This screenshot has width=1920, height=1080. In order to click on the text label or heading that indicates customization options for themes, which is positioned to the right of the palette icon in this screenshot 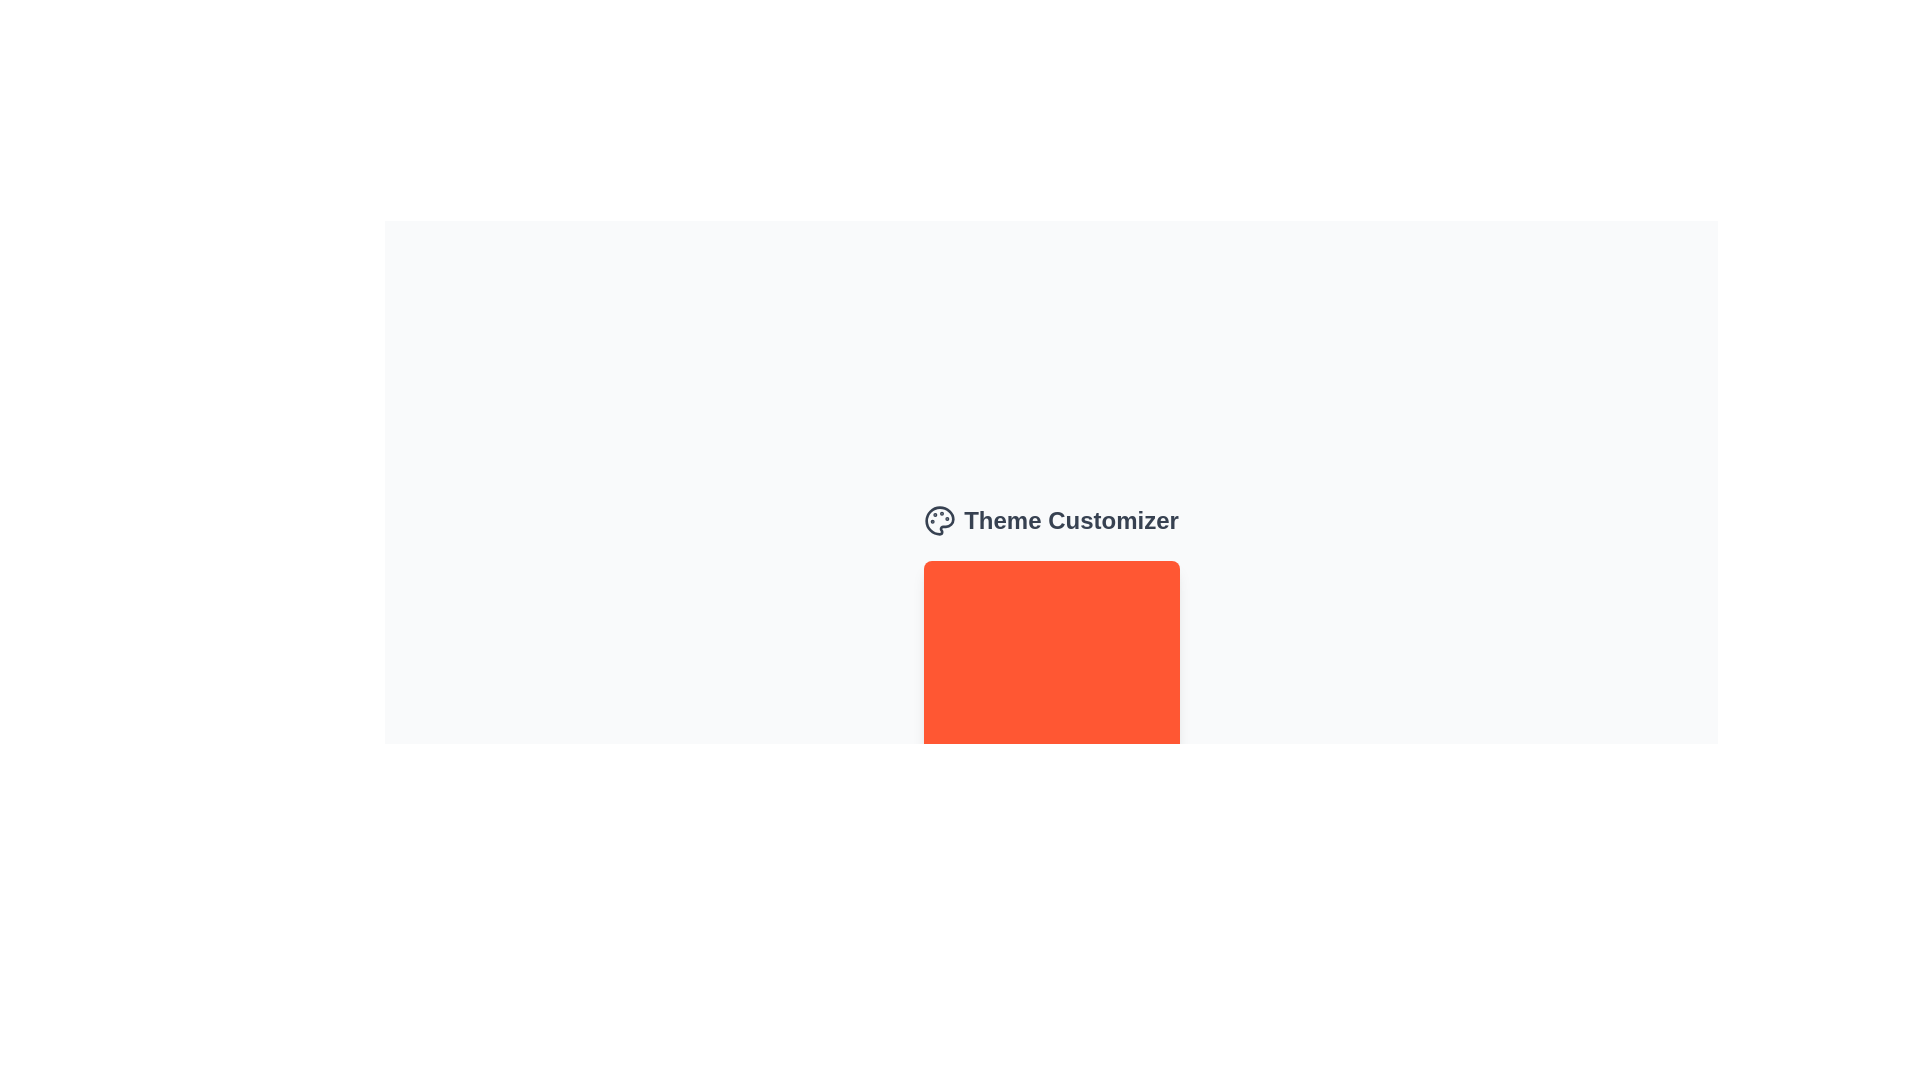, I will do `click(1070, 519)`.